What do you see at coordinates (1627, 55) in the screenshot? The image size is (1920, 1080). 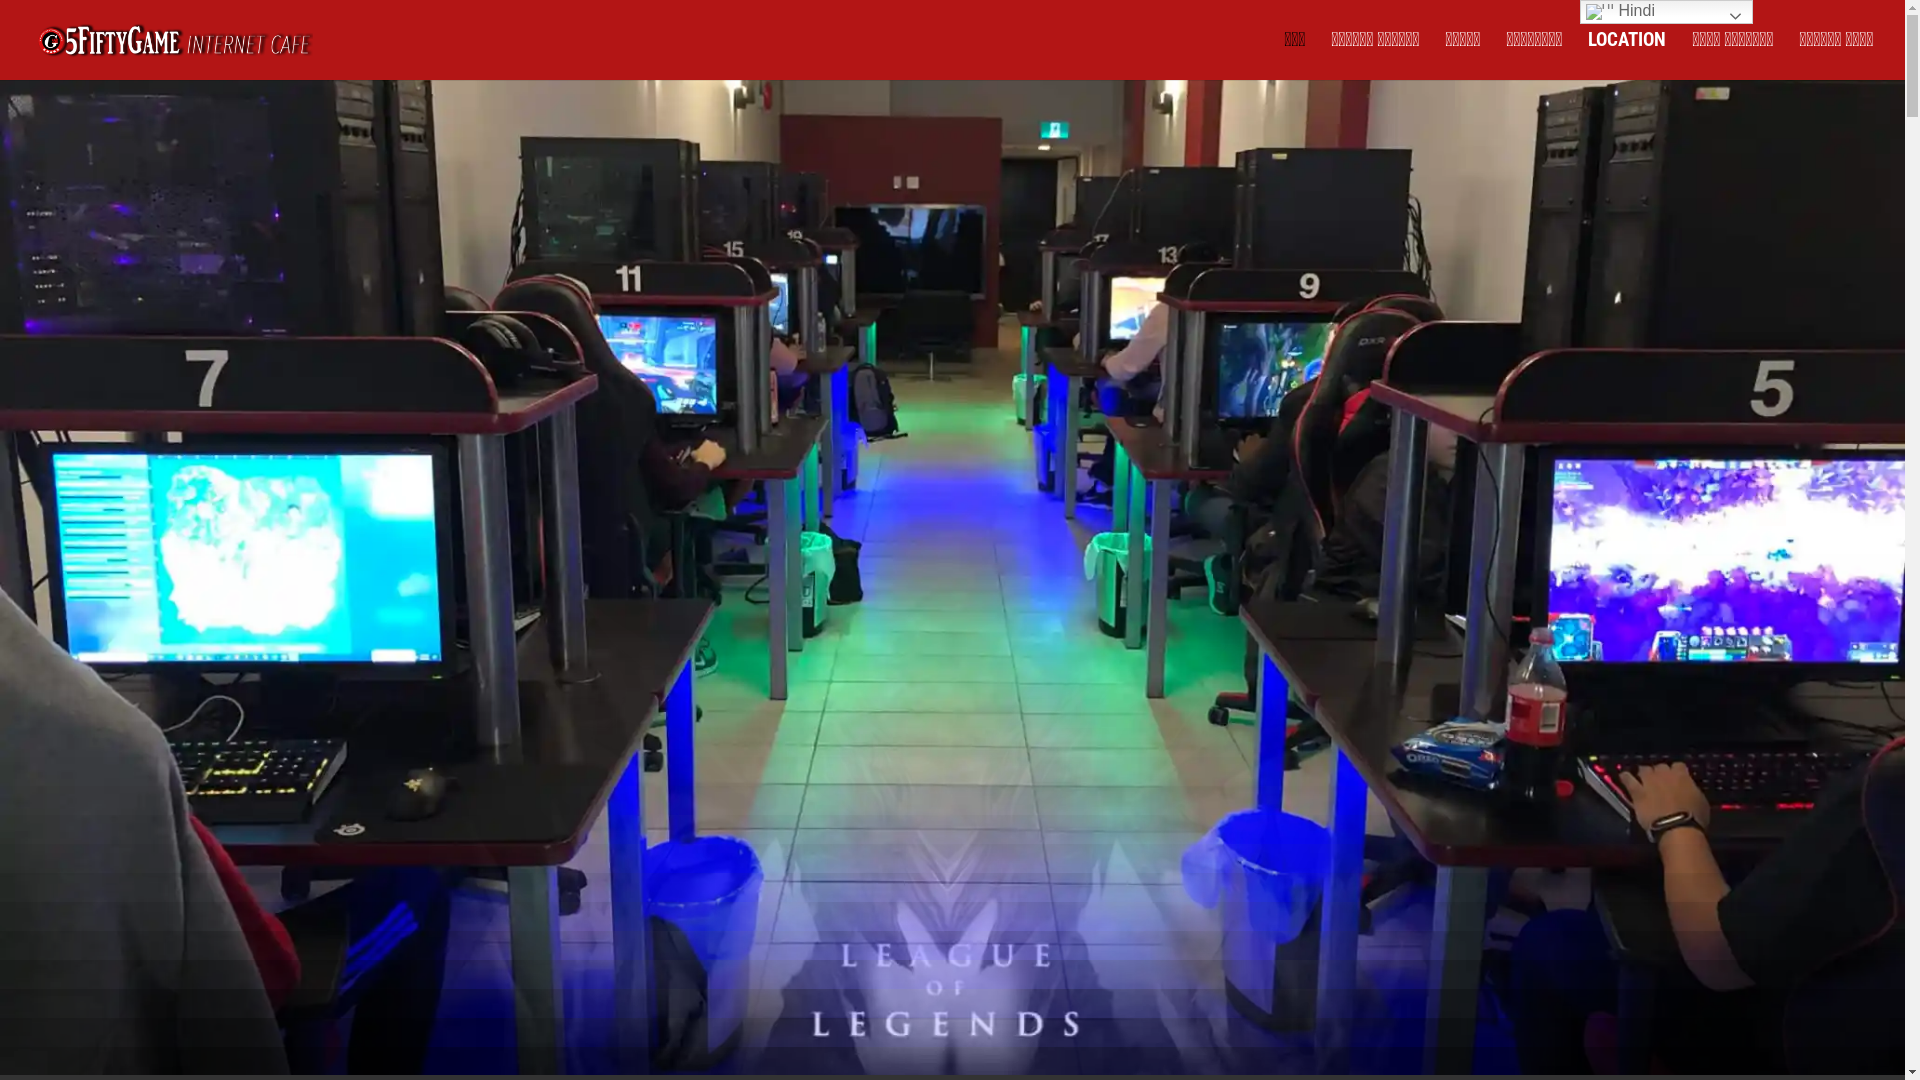 I see `'LOCATION'` at bounding box center [1627, 55].